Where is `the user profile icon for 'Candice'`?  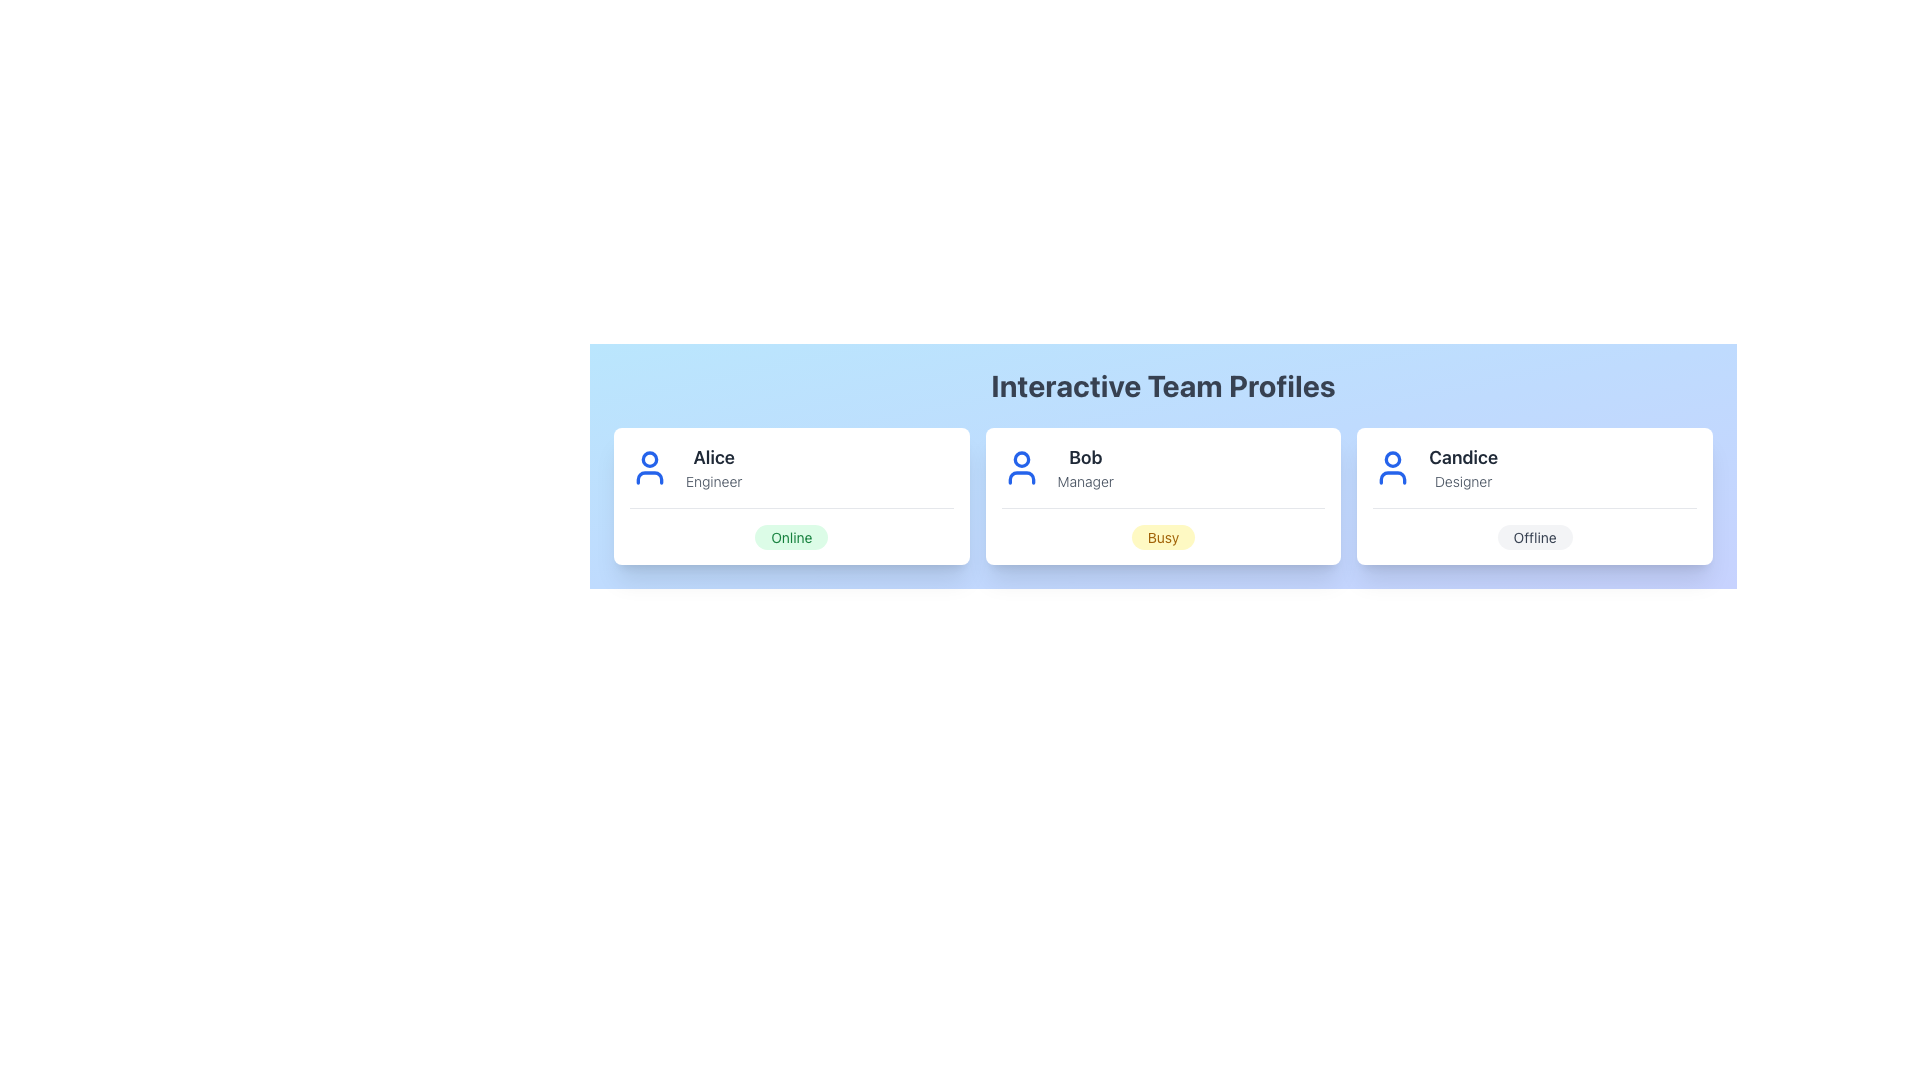 the user profile icon for 'Candice' is located at coordinates (1392, 467).